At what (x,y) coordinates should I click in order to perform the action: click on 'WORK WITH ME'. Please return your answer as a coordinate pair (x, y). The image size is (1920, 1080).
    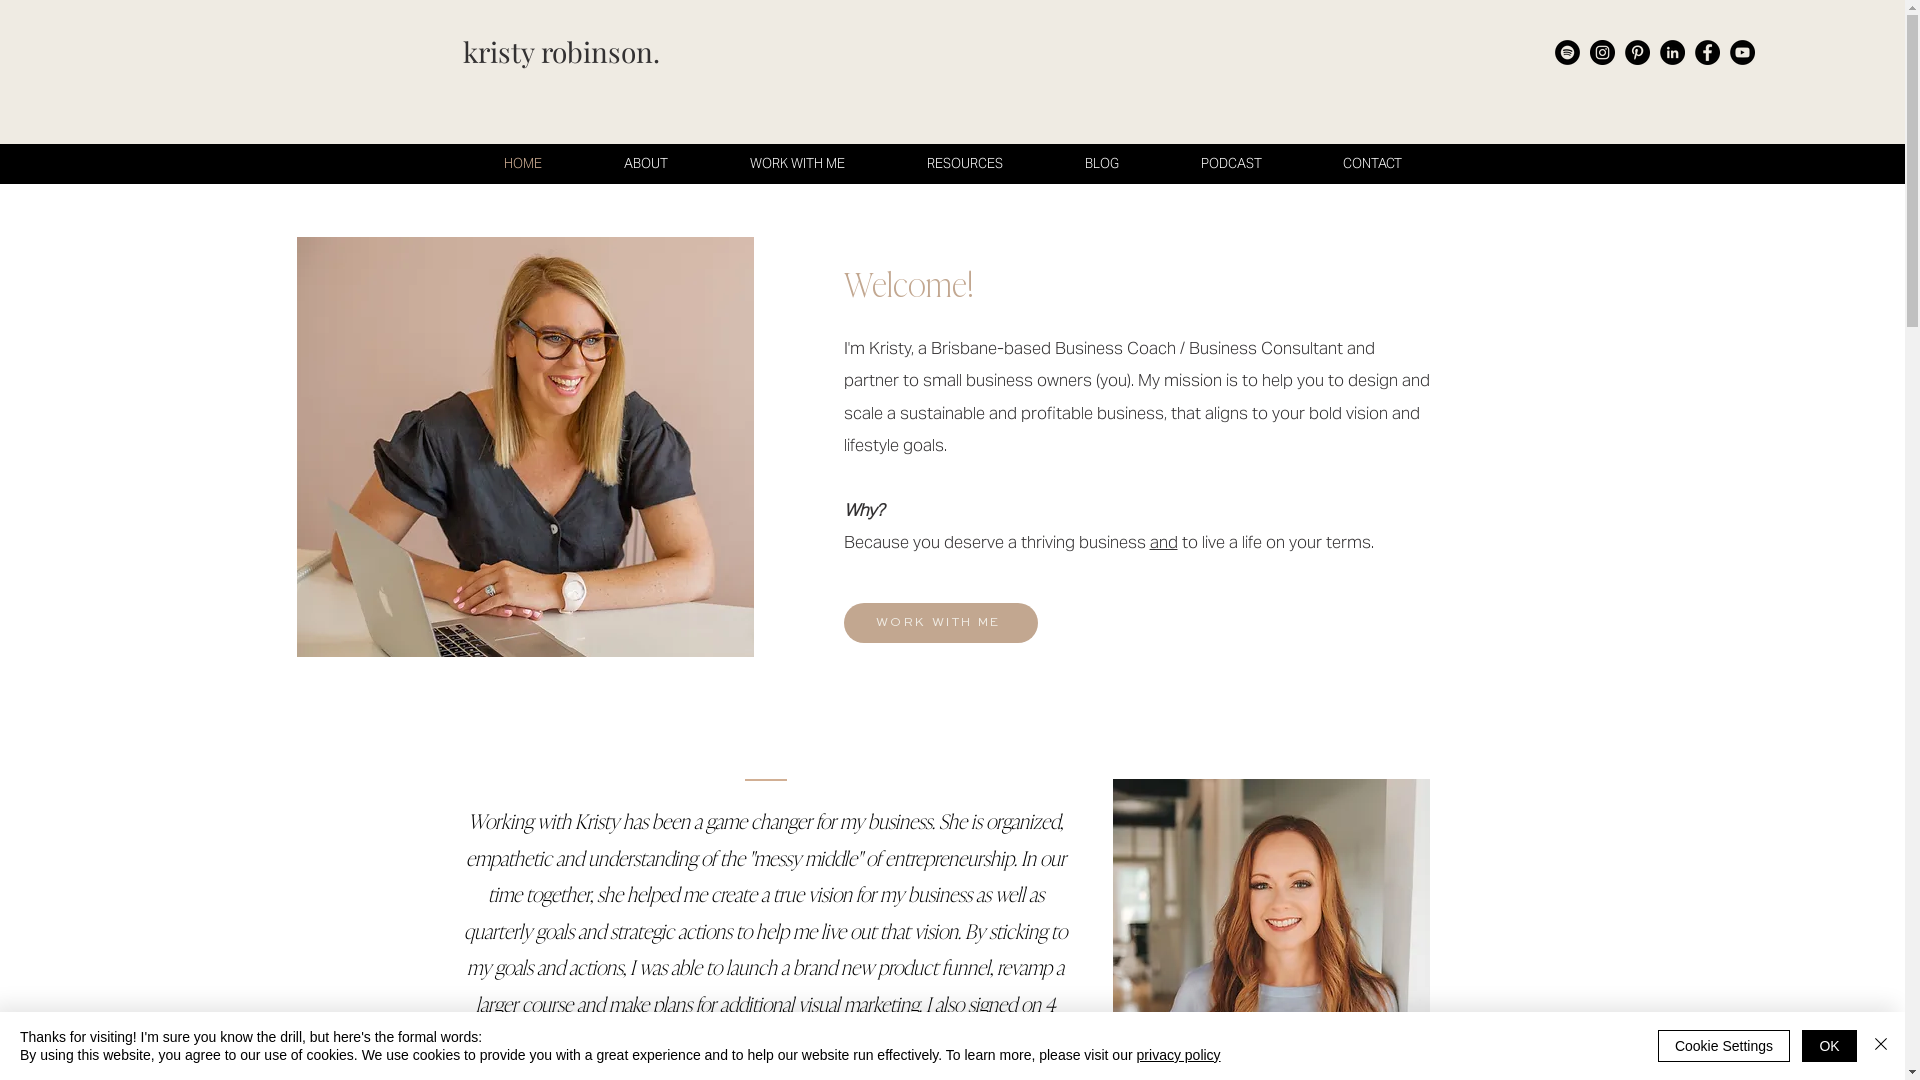
    Looking at the image, I should click on (795, 163).